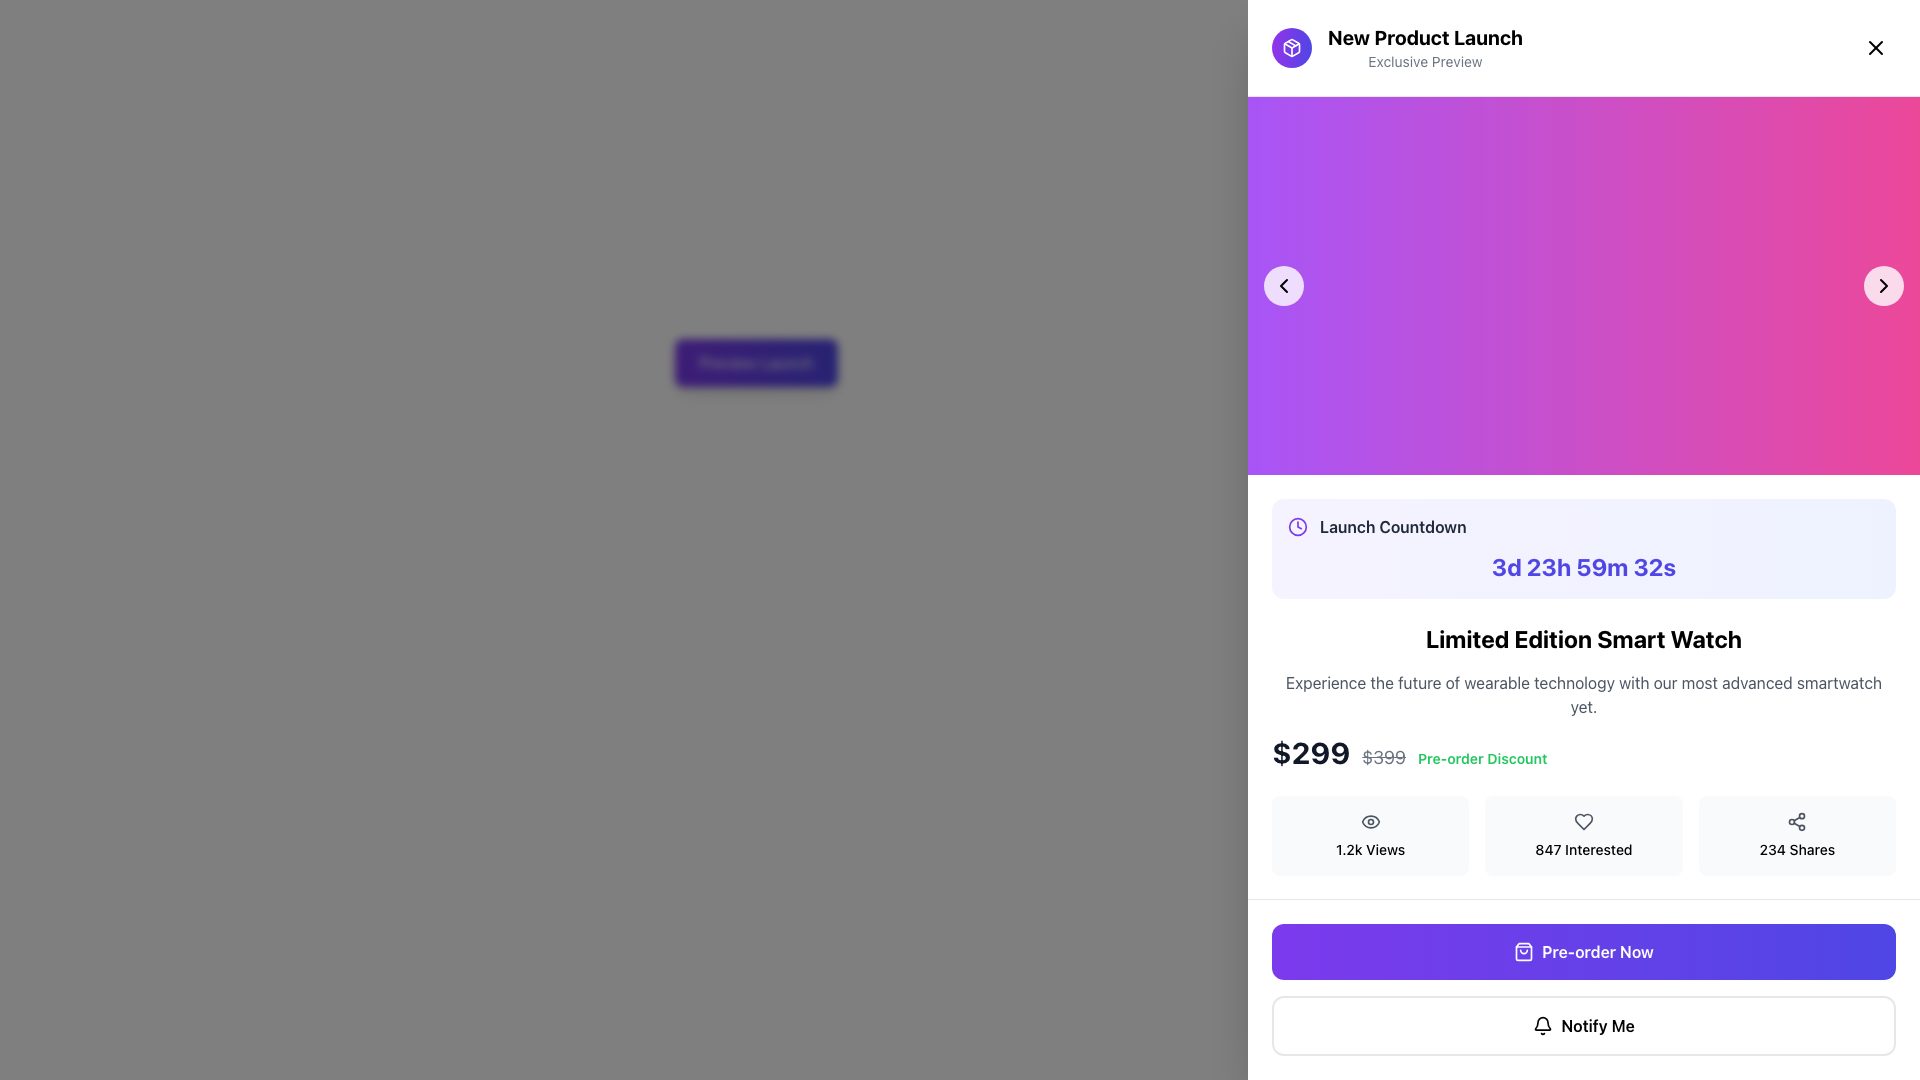  I want to click on text from the small gray-colored label that says 'Exclusive Preview', located directly below the title 'New Product Launch' in the top-right region of the interface, so click(1424, 60).